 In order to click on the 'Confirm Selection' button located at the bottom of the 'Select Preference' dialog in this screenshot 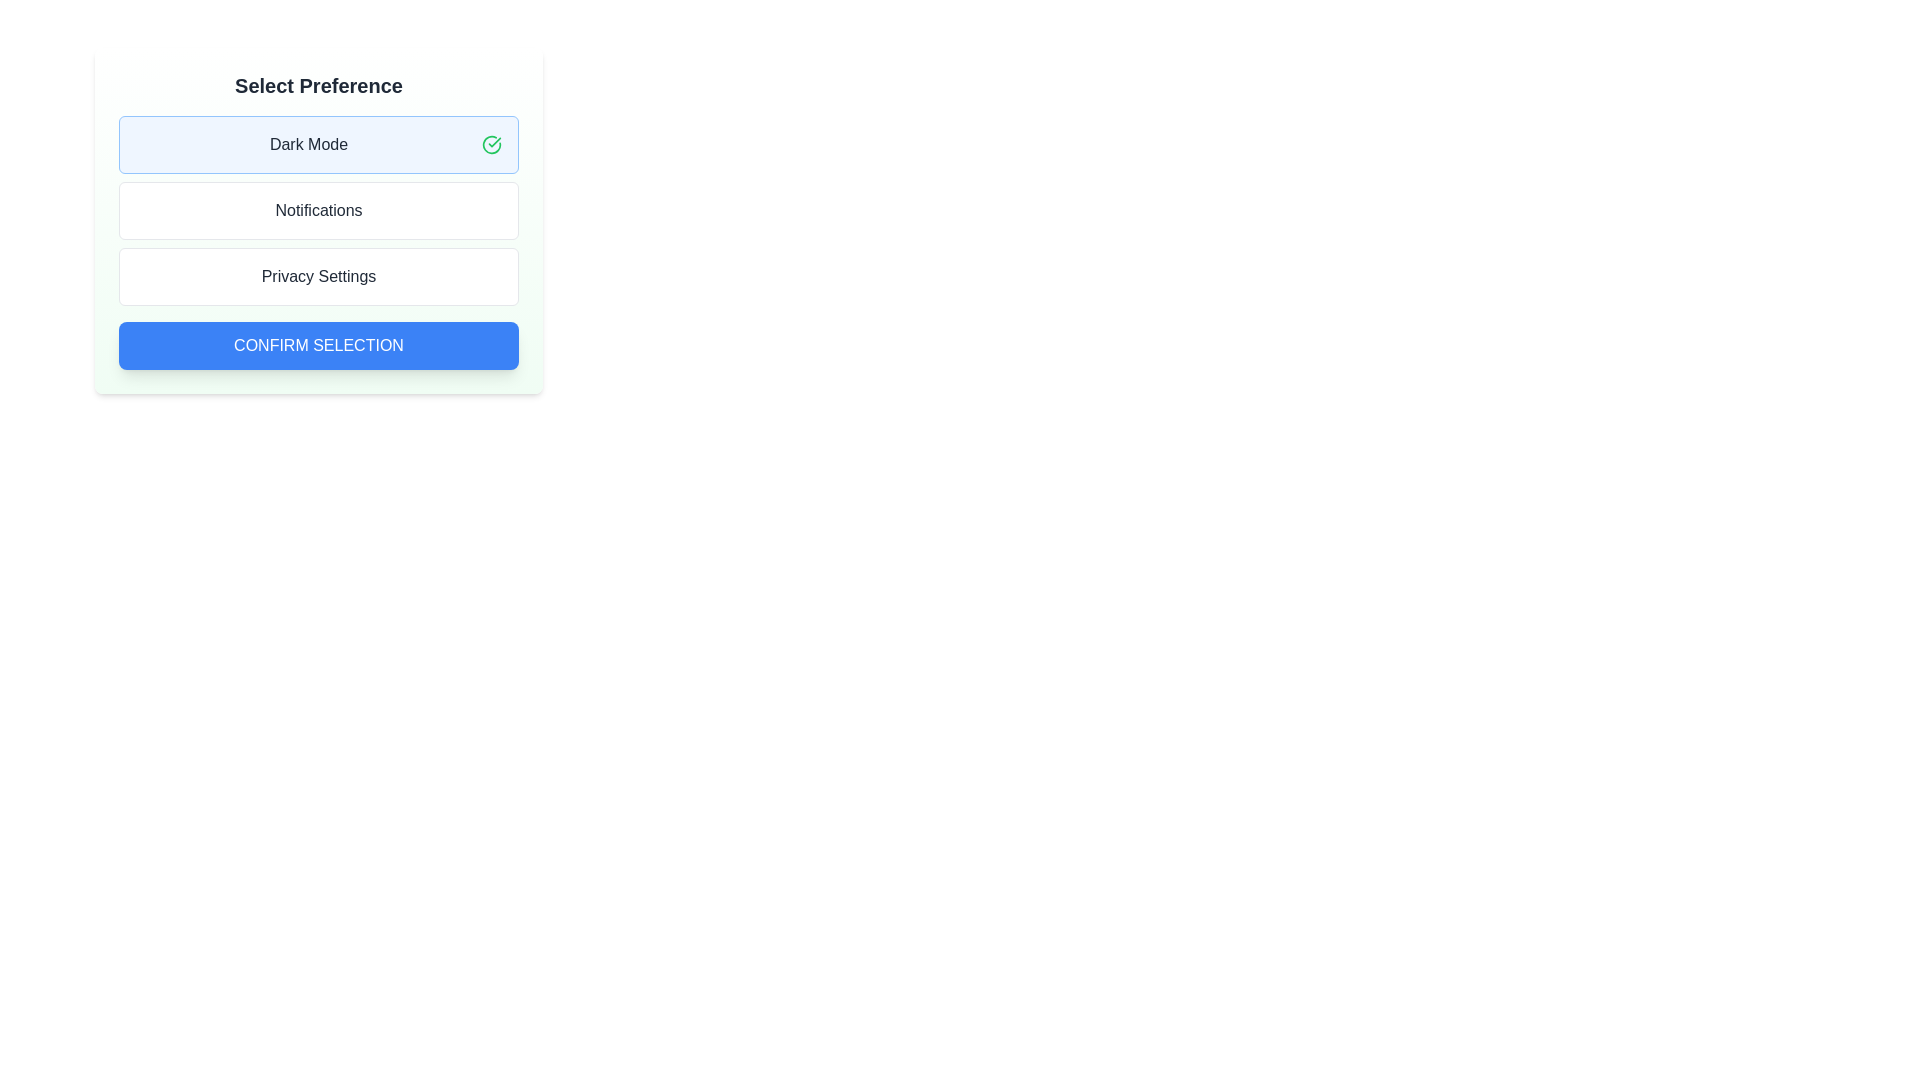, I will do `click(317, 345)`.